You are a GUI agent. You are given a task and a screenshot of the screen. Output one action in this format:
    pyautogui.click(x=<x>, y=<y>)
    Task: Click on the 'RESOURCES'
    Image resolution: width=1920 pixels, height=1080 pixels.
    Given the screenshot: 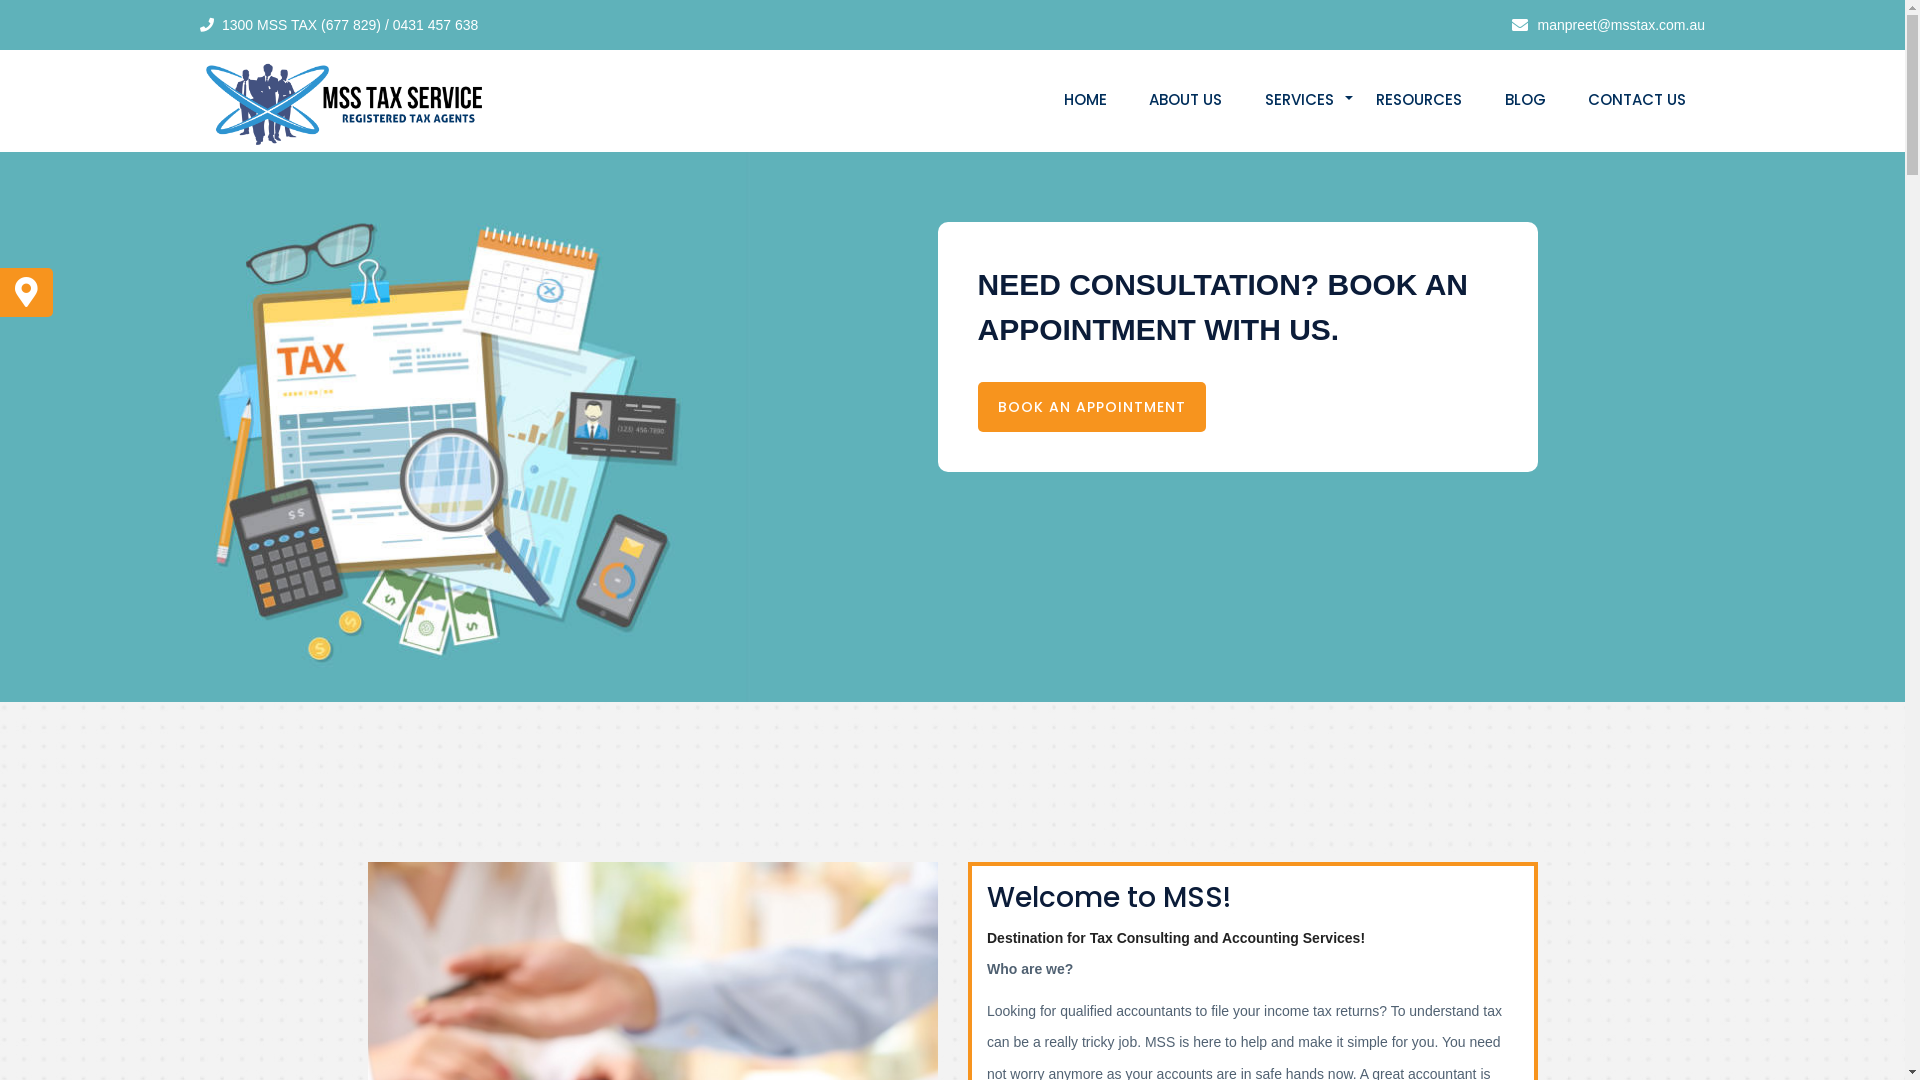 What is the action you would take?
    pyautogui.click(x=1418, y=100)
    